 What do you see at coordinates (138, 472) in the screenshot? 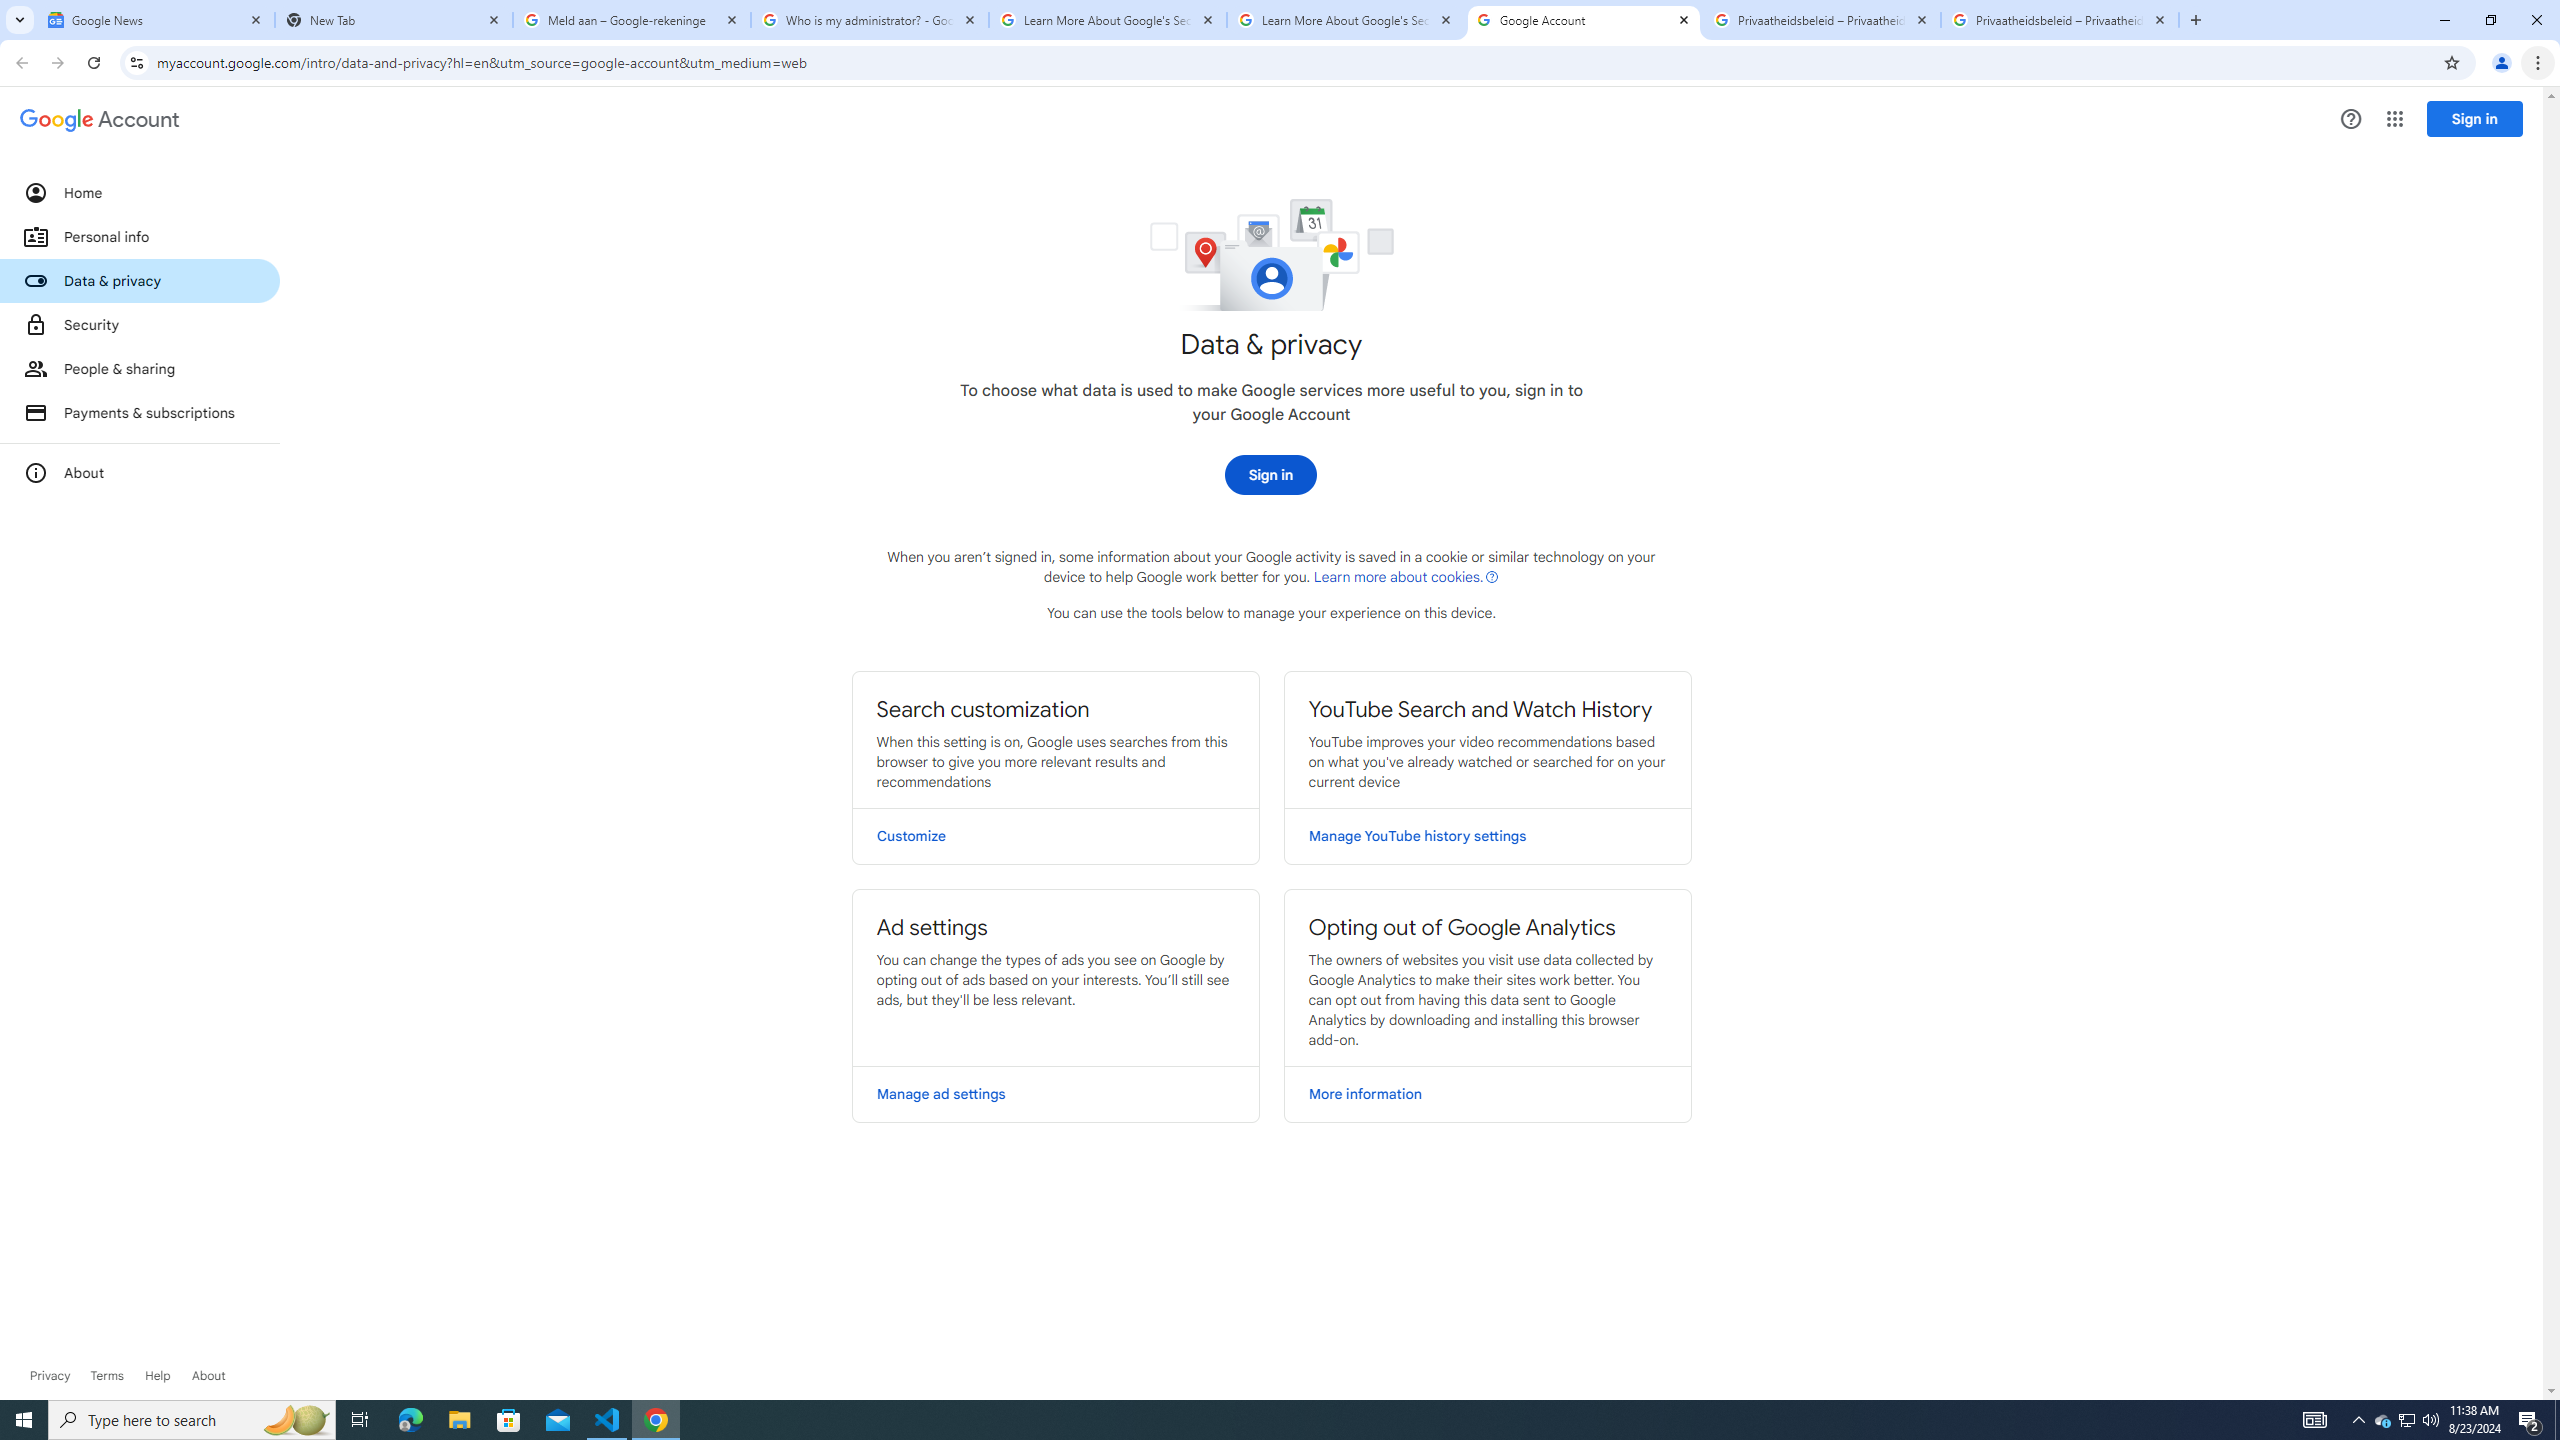
I see `'More information about the Google Account'` at bounding box center [138, 472].